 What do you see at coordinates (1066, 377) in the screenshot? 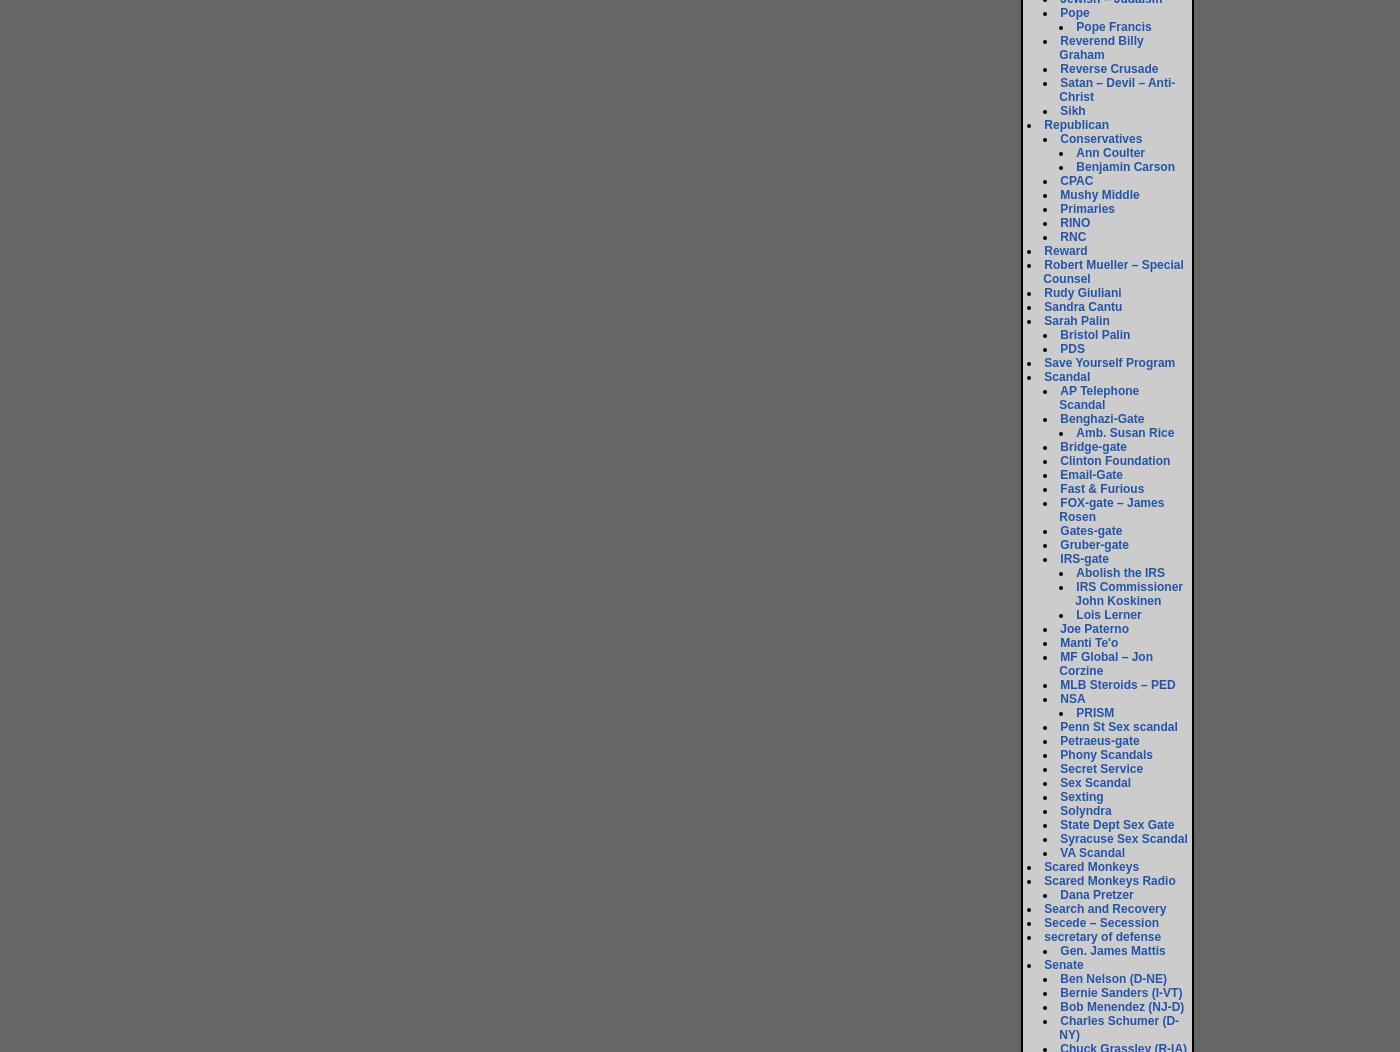
I see `'Scandal'` at bounding box center [1066, 377].